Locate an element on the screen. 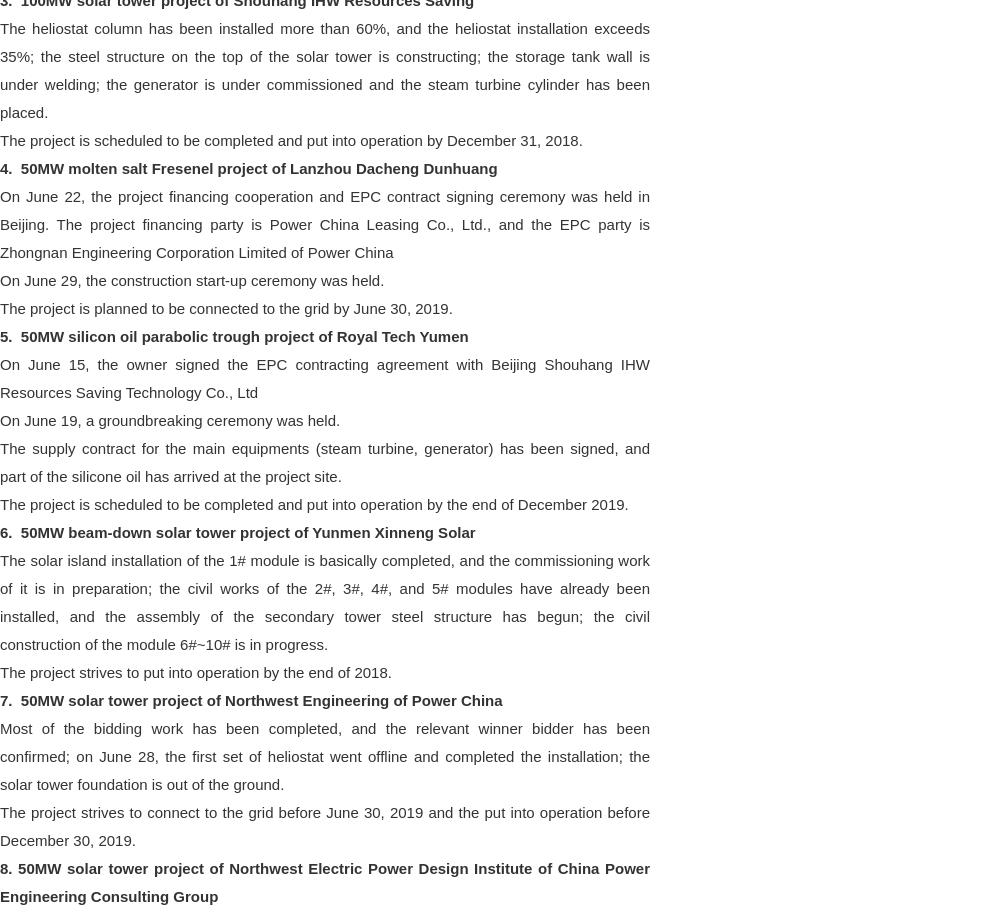  'The project is scheduled to be completed and put into operation by the end of December 2019.' is located at coordinates (313, 502).